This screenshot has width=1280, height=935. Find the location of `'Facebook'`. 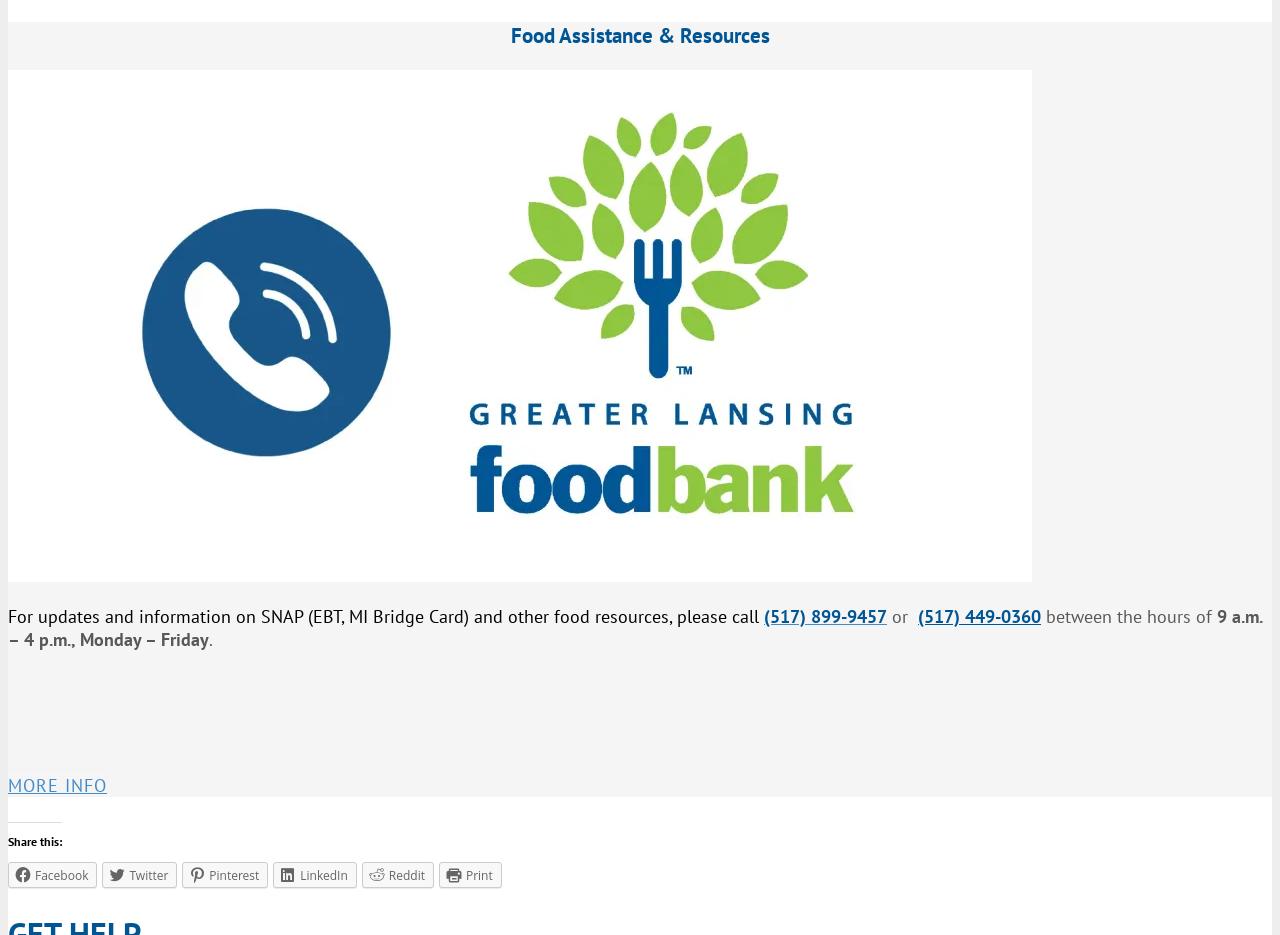

'Facebook' is located at coordinates (61, 873).